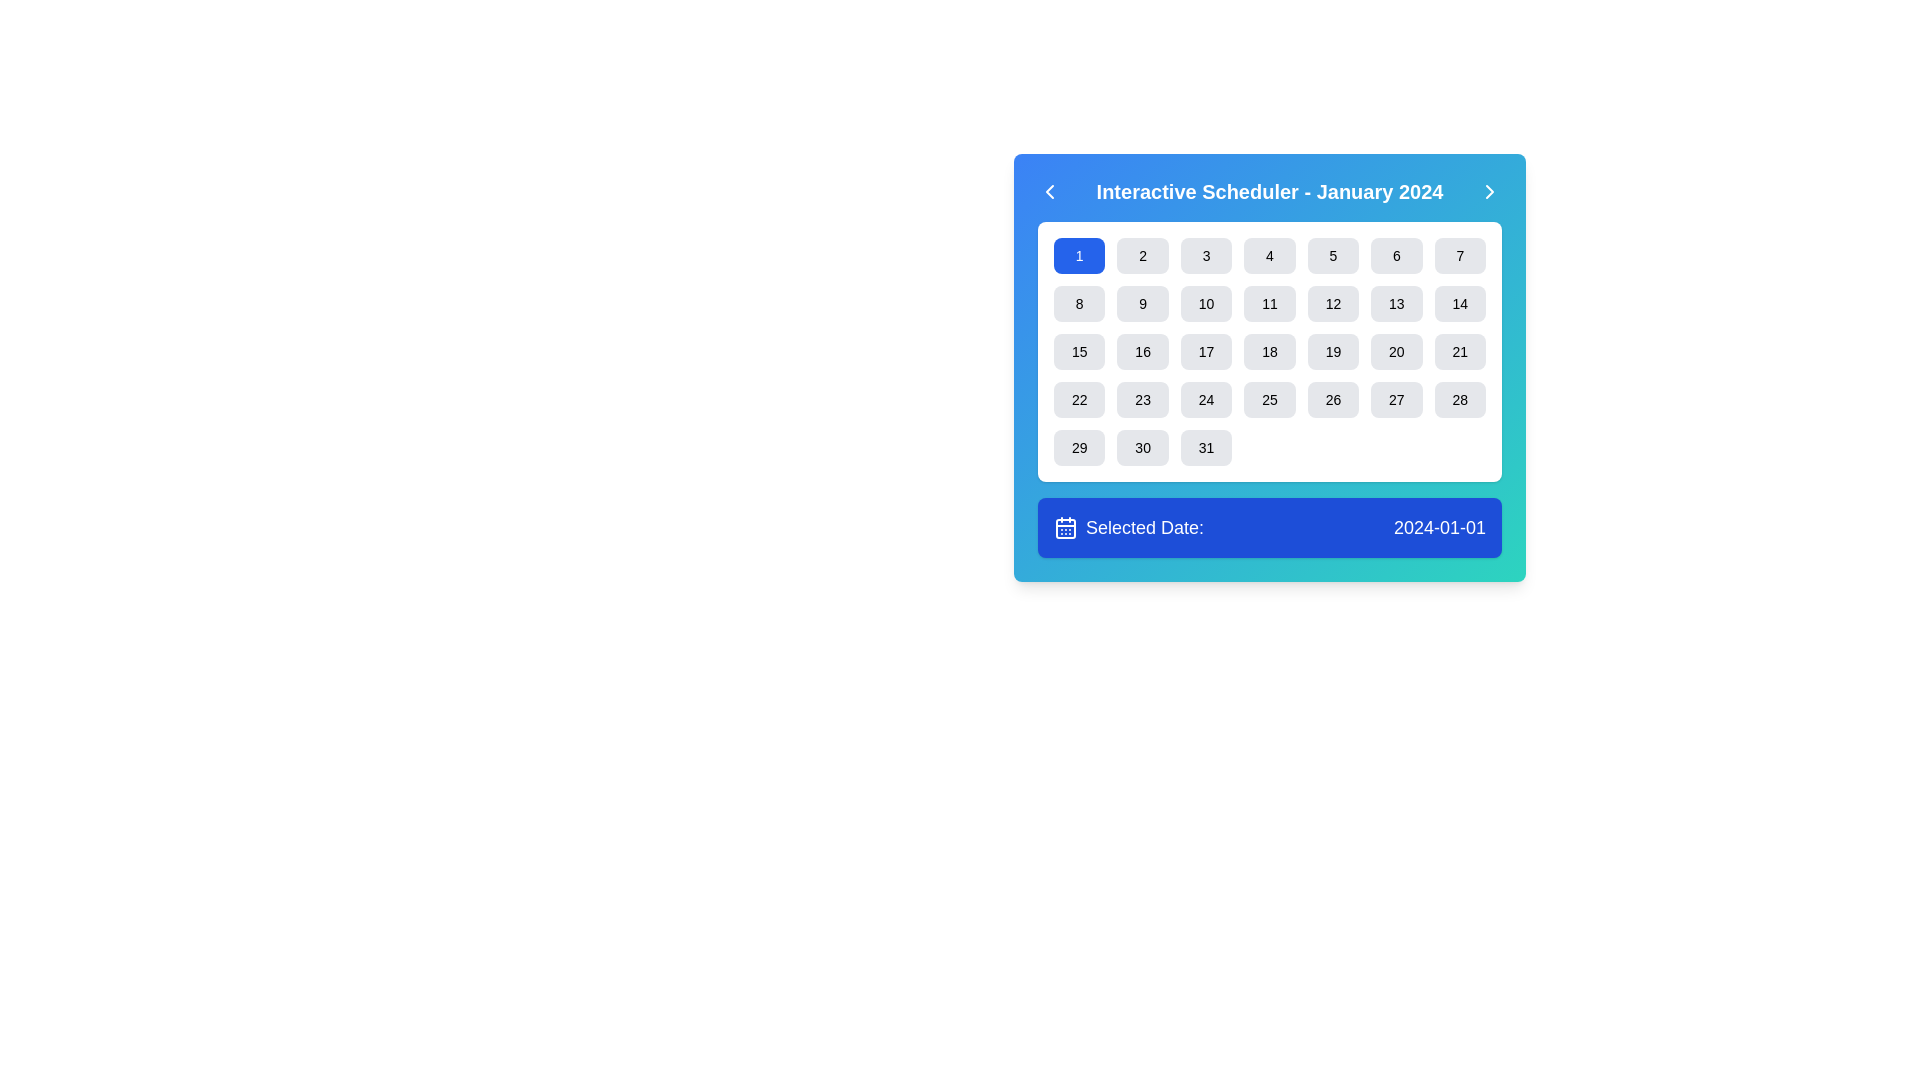 The width and height of the screenshot is (1920, 1080). What do you see at coordinates (1269, 254) in the screenshot?
I see `the rectangular button labeled '4' in the calendar grid layout` at bounding box center [1269, 254].